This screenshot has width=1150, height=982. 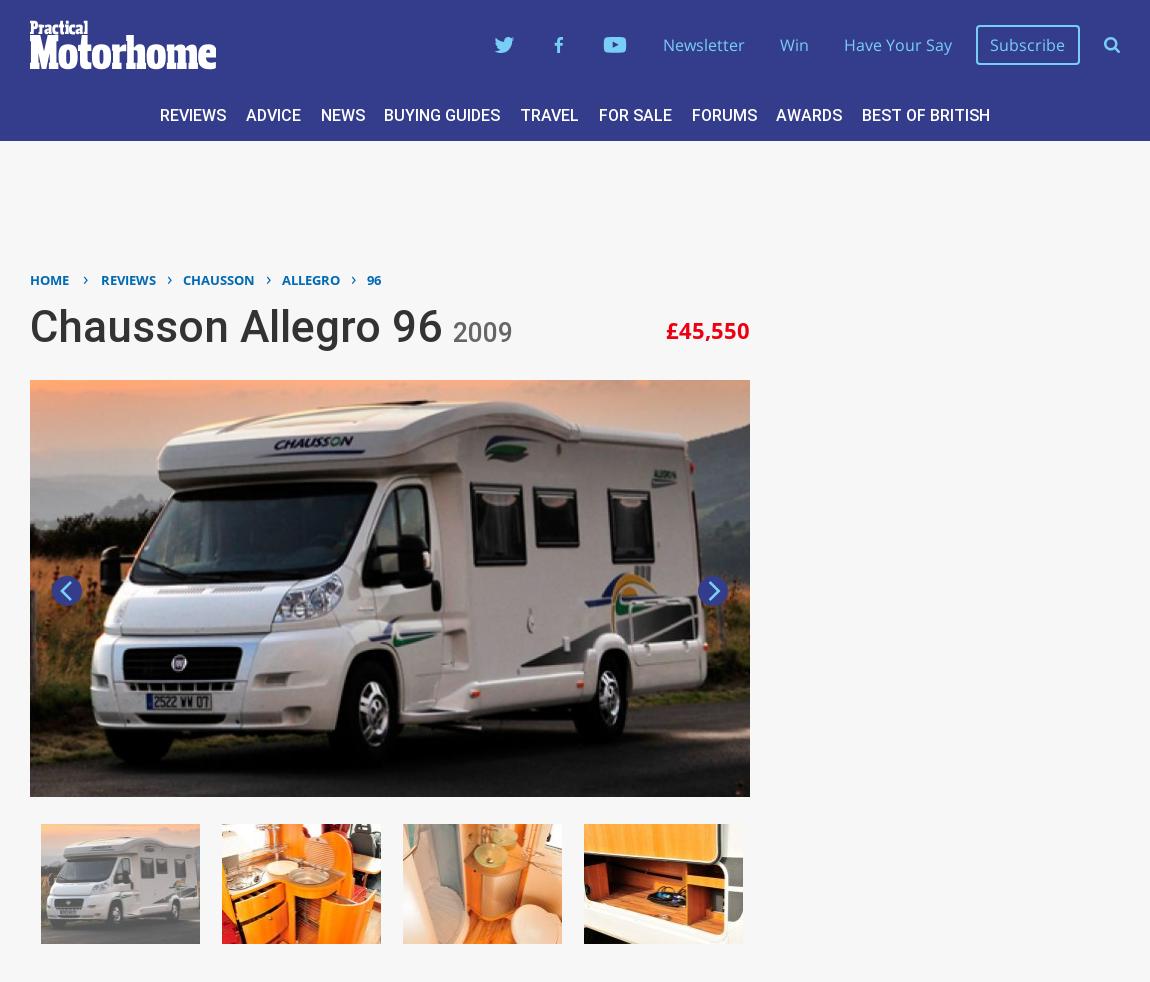 What do you see at coordinates (47, 278) in the screenshot?
I see `'Home'` at bounding box center [47, 278].